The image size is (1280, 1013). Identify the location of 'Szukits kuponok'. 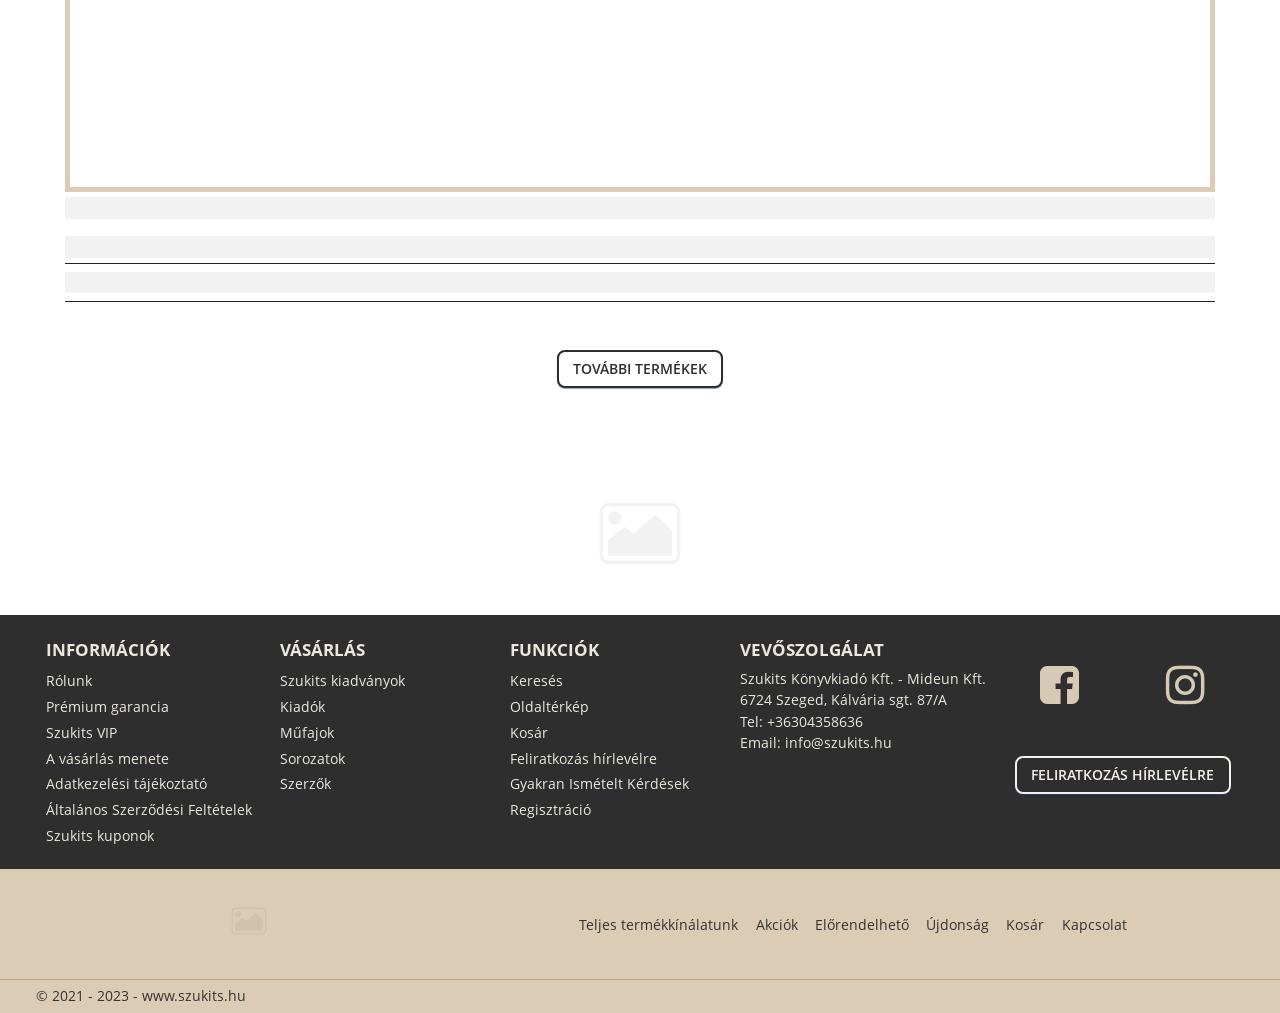
(98, 834).